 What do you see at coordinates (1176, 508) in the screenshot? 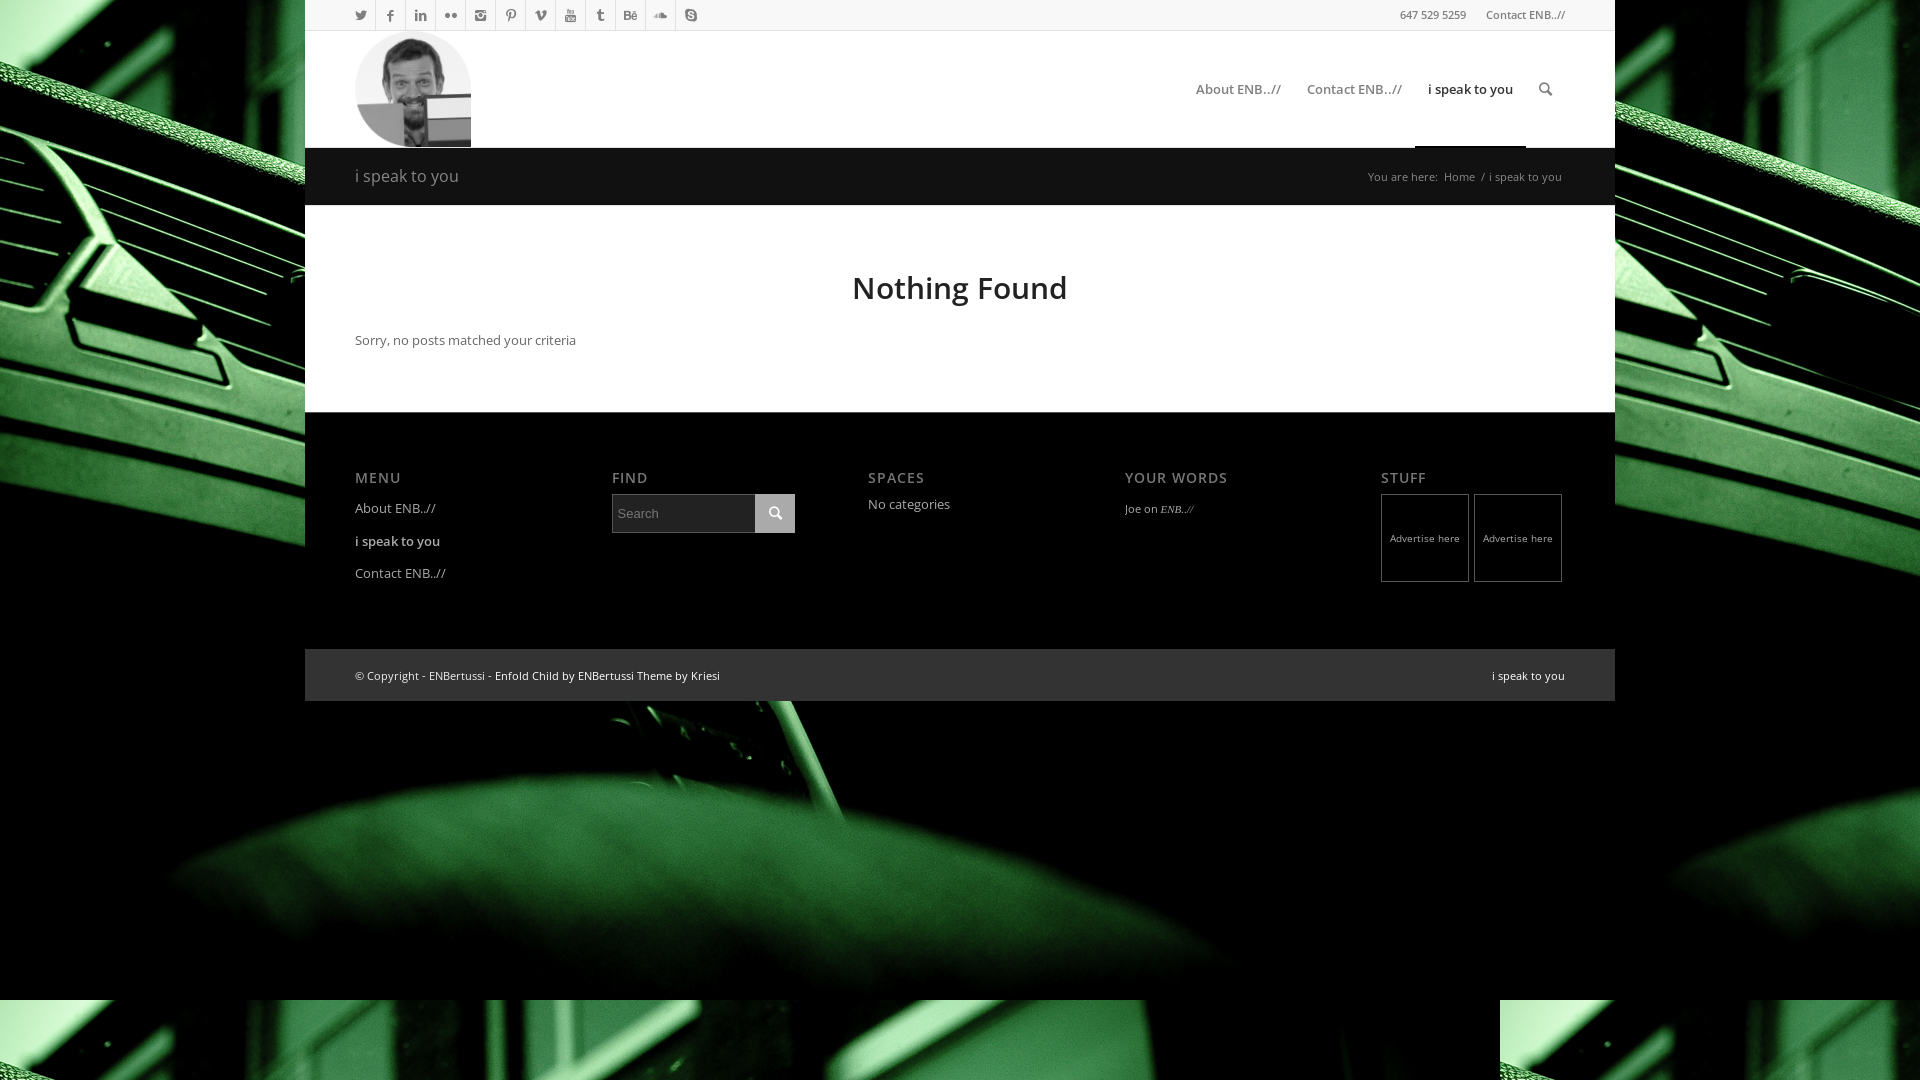
I see `'ENB..//'` at bounding box center [1176, 508].